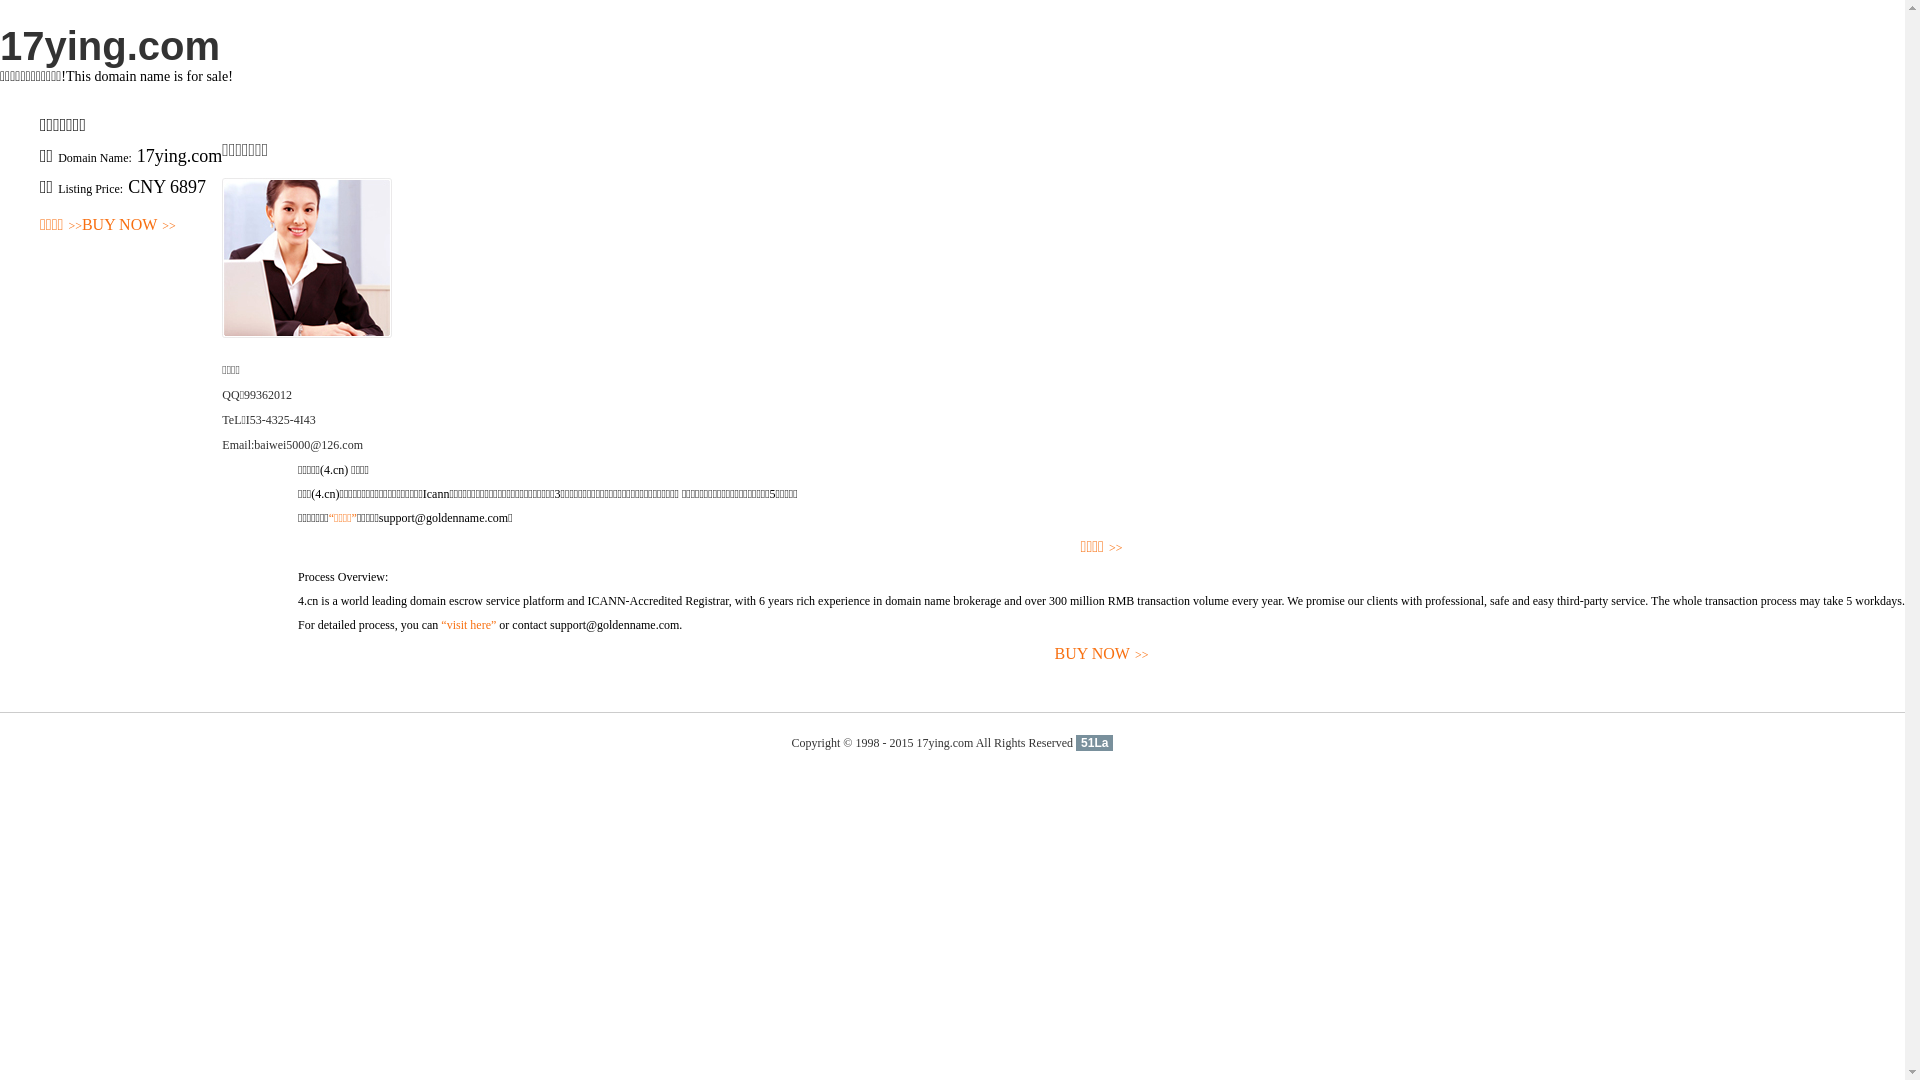 The image size is (1920, 1080). Describe the element at coordinates (1093, 743) in the screenshot. I see `'51La'` at that location.